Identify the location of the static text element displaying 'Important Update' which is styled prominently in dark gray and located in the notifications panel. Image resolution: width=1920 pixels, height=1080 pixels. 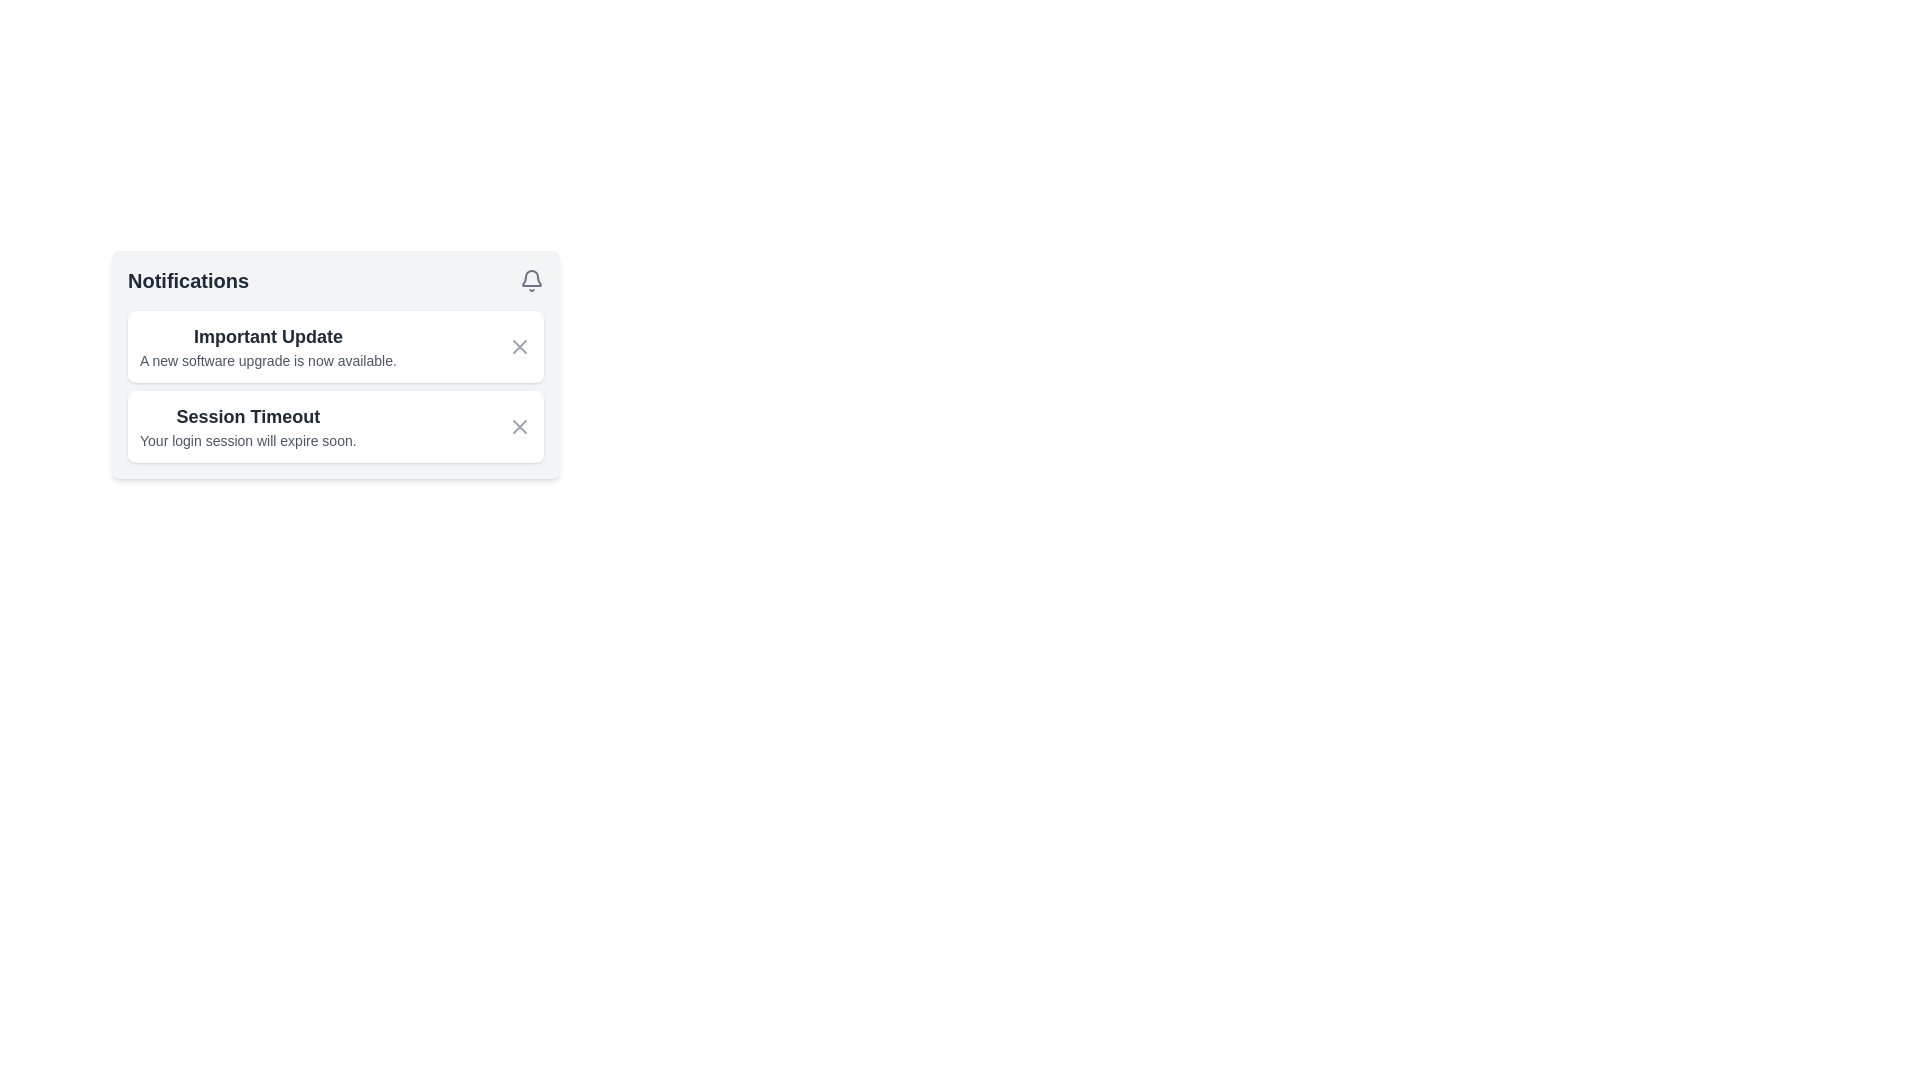
(267, 335).